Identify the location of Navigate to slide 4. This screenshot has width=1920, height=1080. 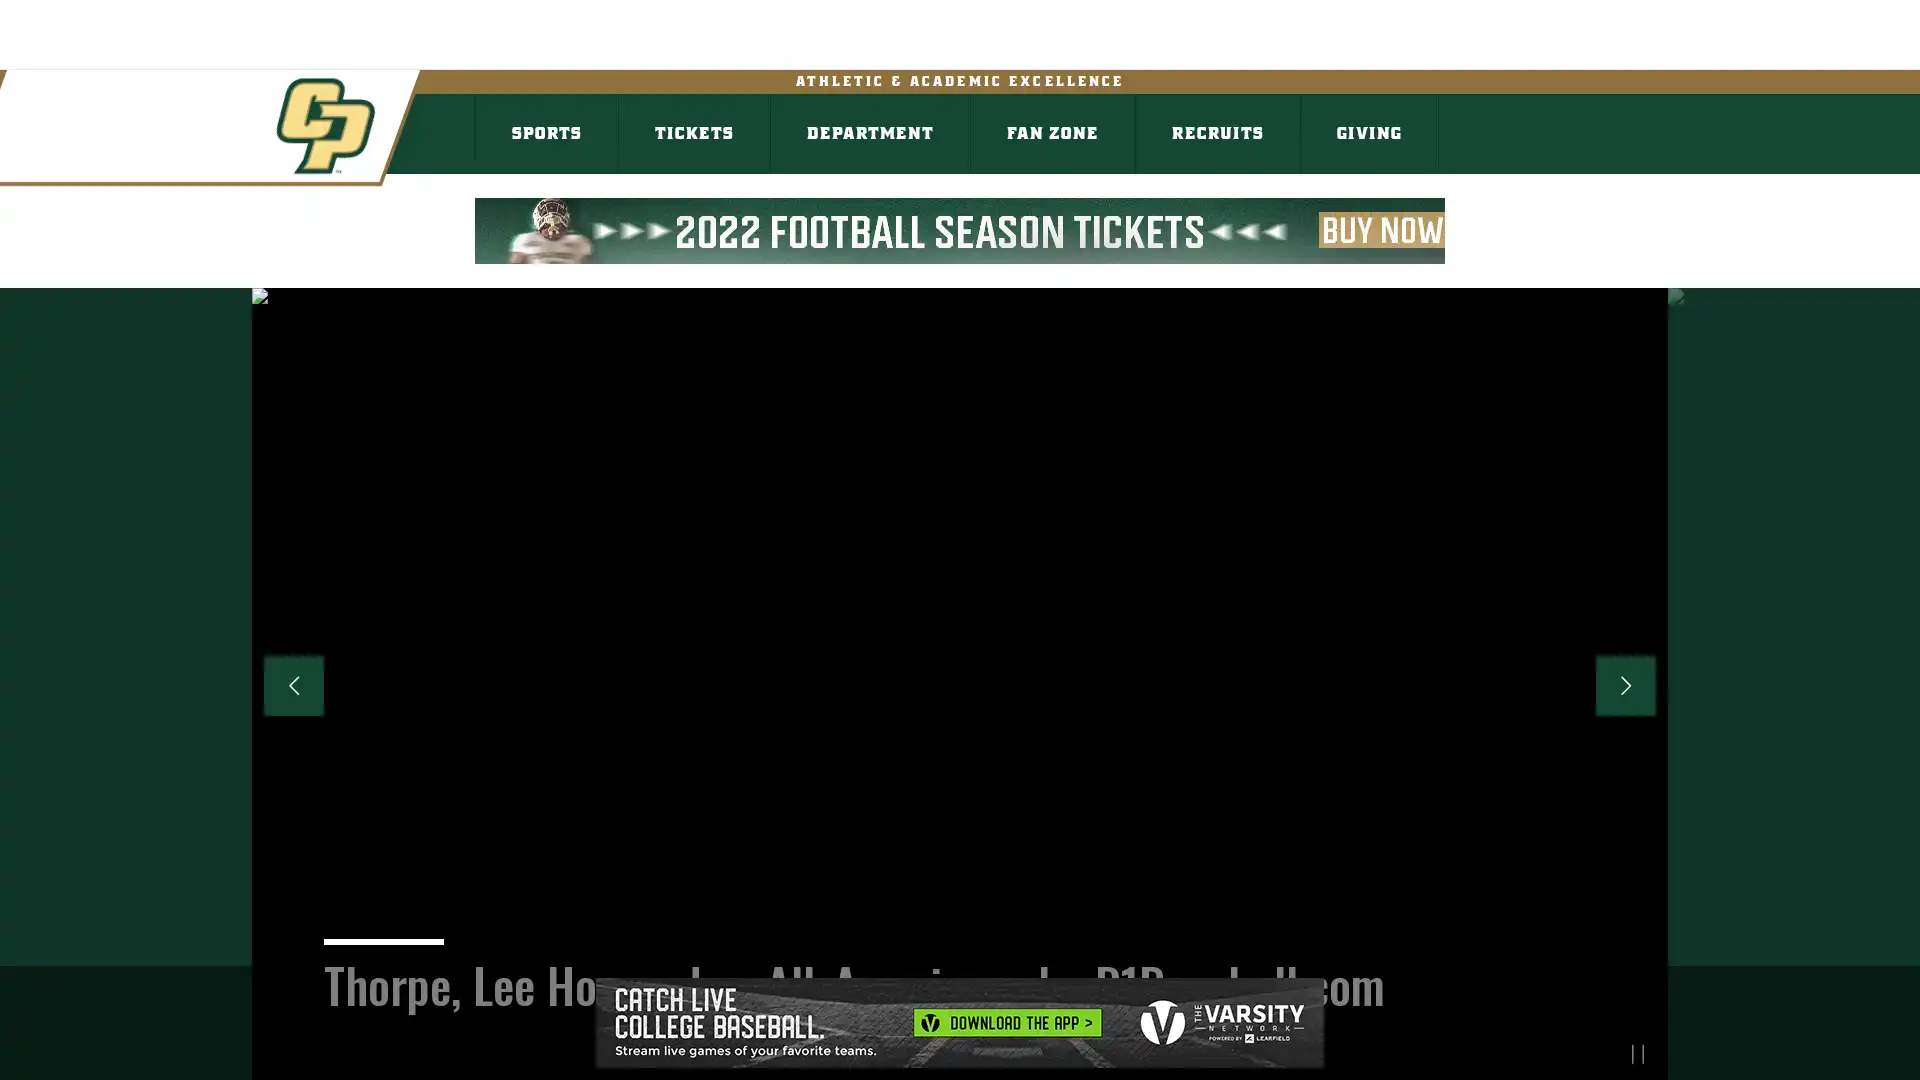
(977, 1052).